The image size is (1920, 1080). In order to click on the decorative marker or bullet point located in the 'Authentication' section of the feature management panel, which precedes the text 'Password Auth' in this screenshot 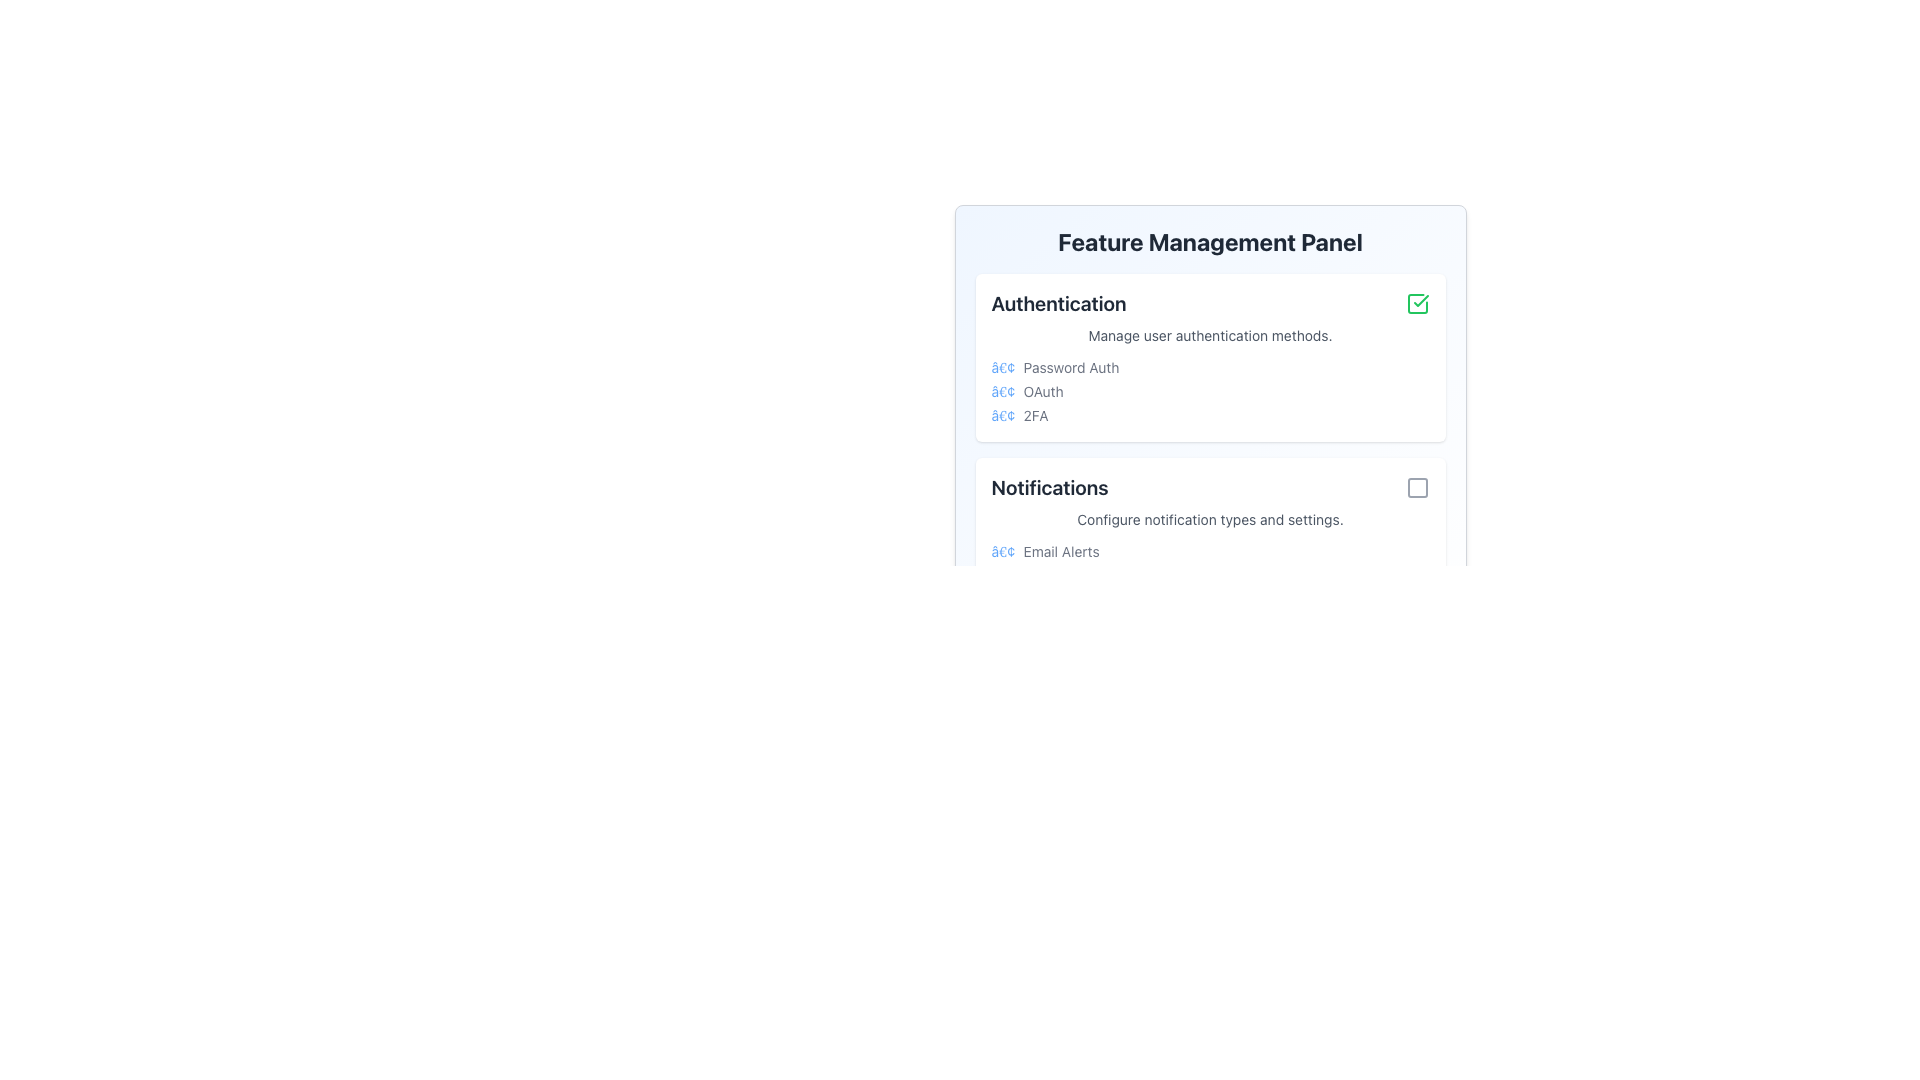, I will do `click(1003, 367)`.